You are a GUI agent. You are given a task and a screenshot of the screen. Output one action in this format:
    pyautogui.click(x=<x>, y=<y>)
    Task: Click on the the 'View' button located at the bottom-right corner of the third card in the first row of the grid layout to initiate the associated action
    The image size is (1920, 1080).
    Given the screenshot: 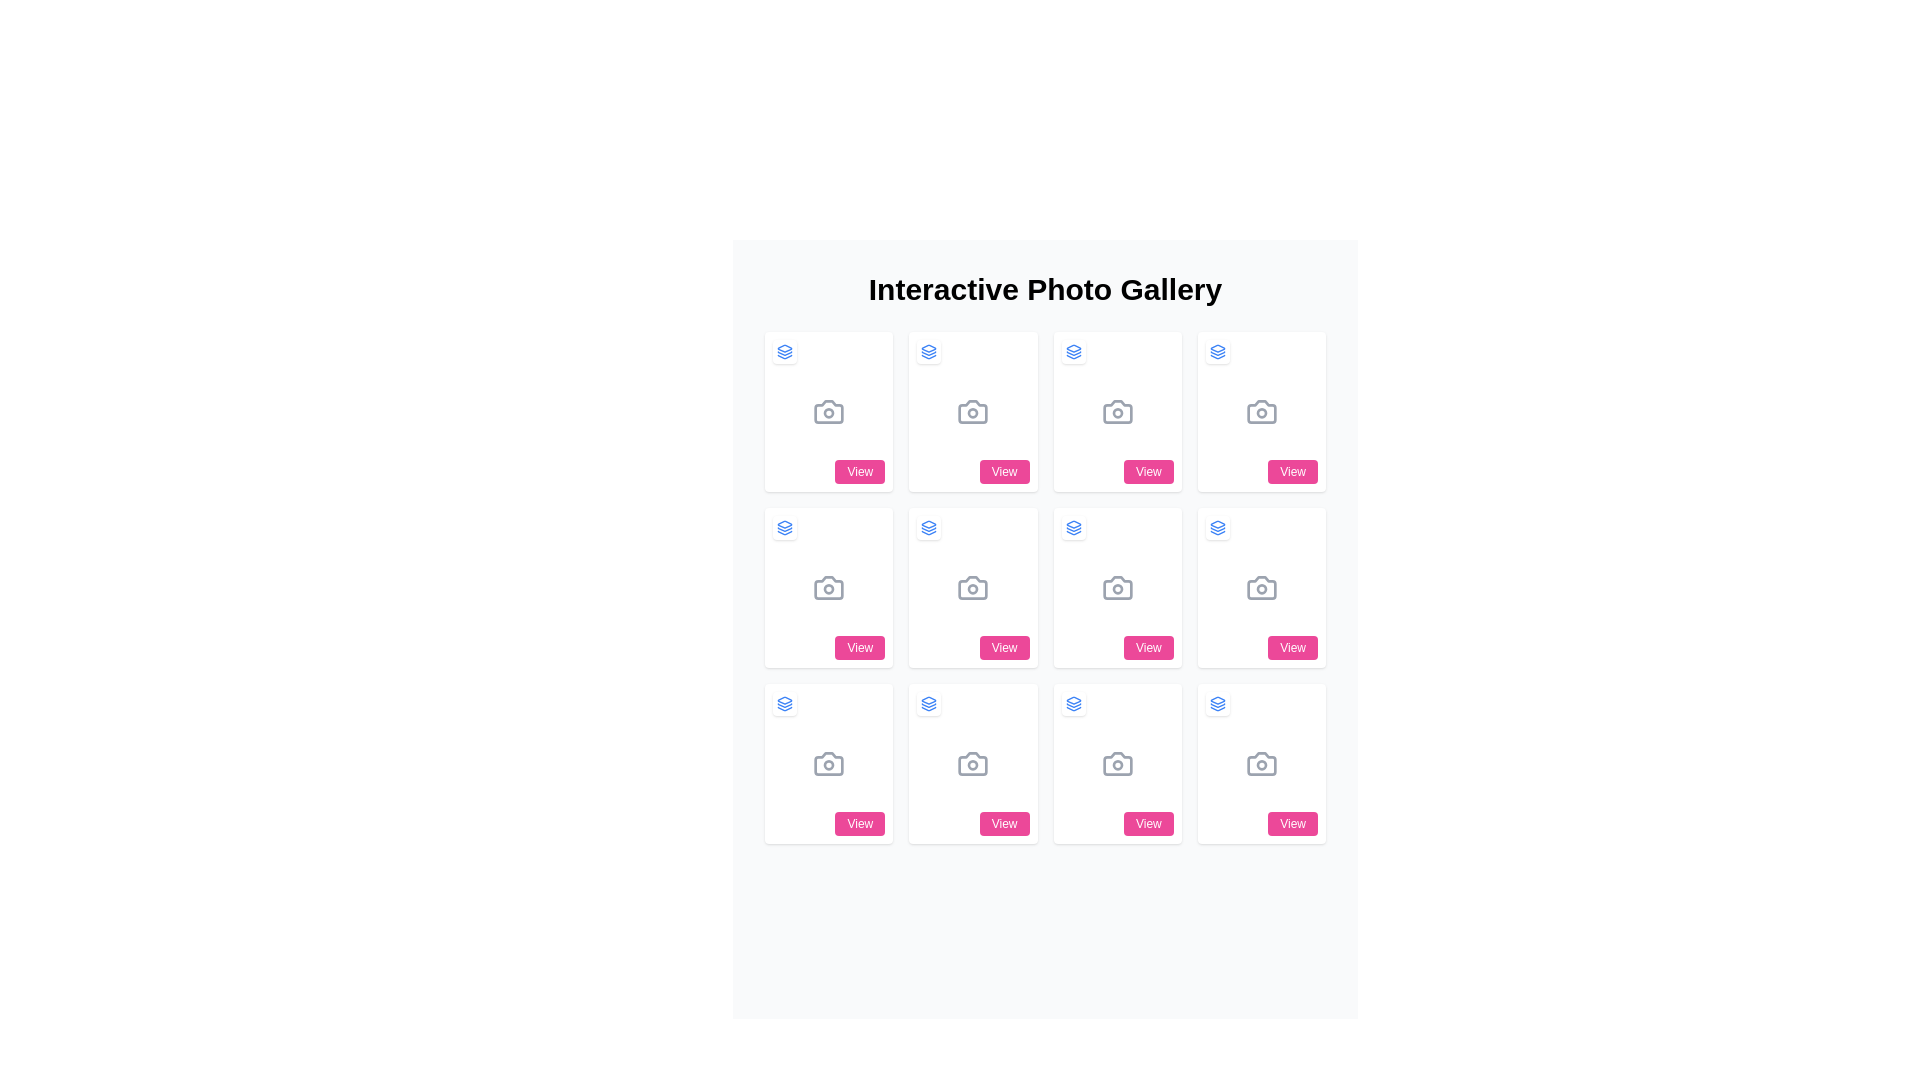 What is the action you would take?
    pyautogui.click(x=1003, y=471)
    